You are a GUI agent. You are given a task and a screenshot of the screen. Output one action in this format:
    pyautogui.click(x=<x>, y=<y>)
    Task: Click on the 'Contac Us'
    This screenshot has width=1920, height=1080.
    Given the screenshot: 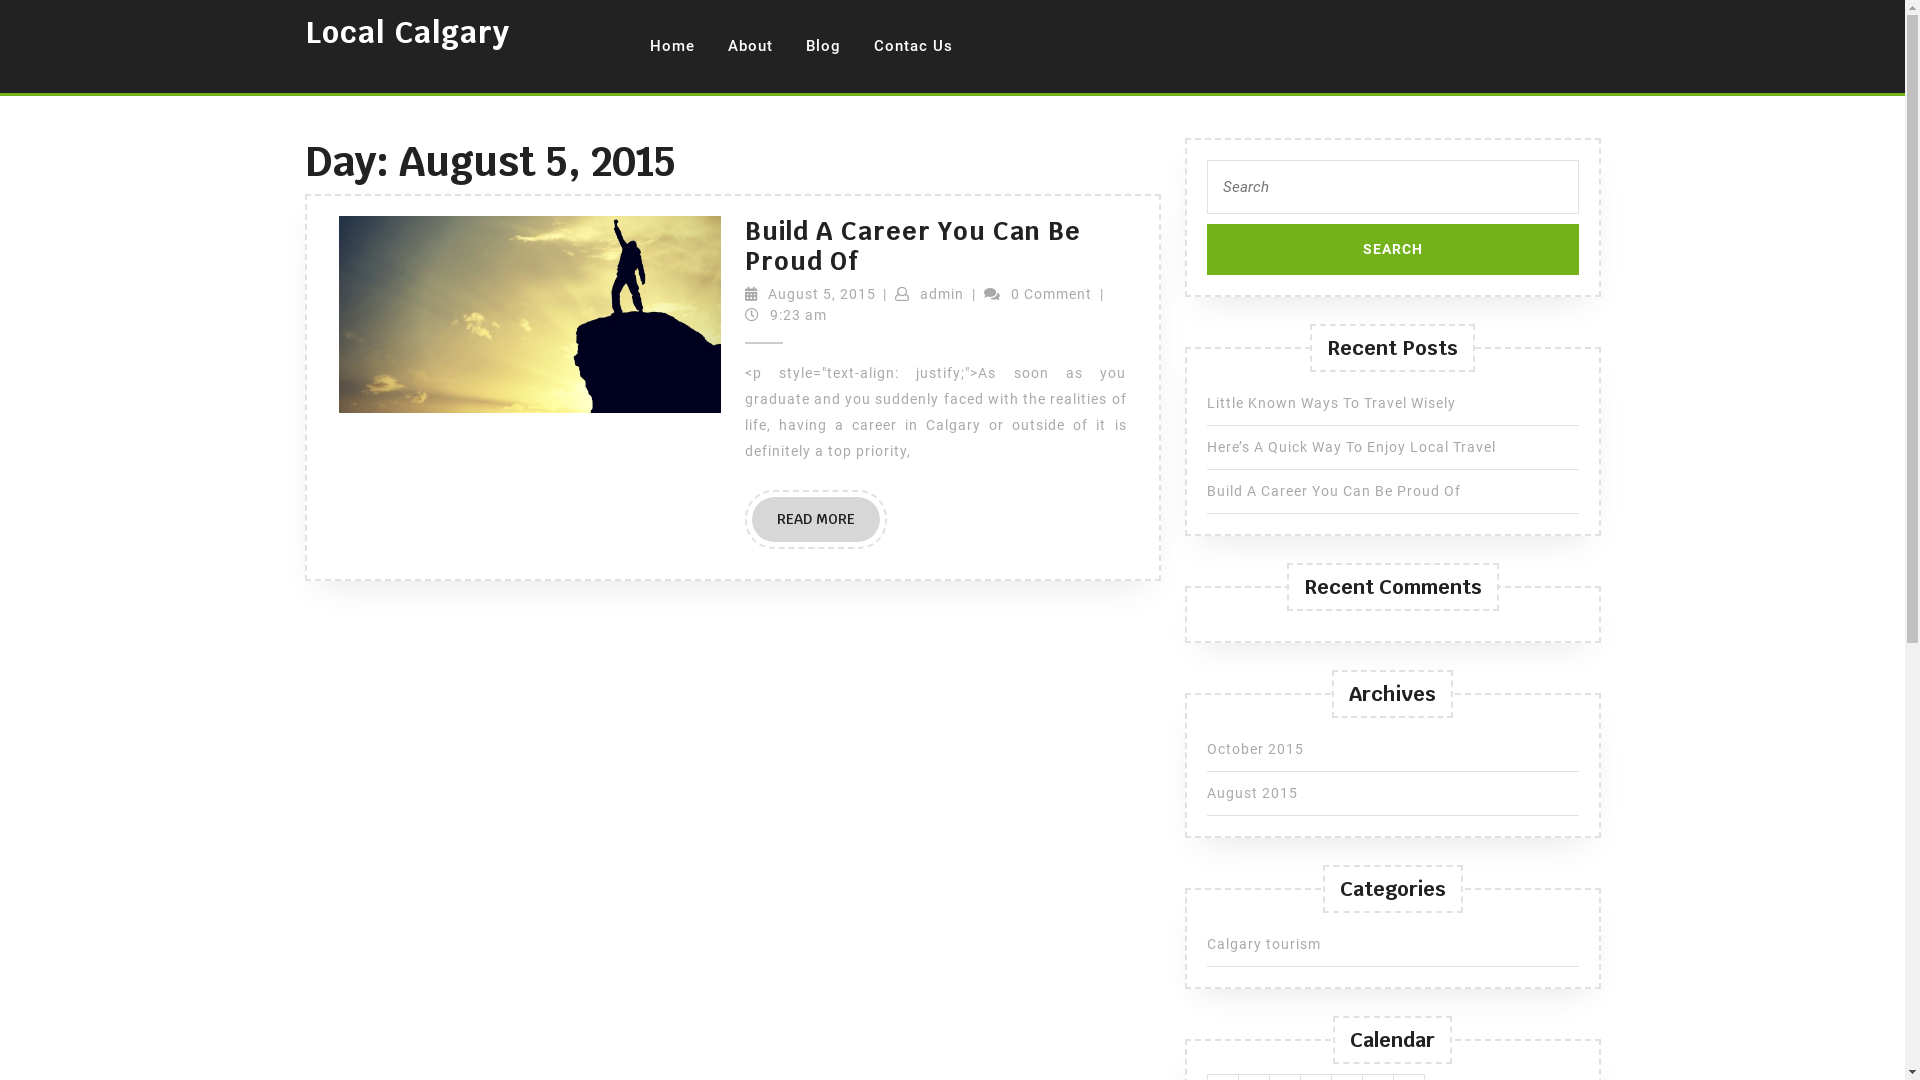 What is the action you would take?
    pyautogui.click(x=858, y=45)
    